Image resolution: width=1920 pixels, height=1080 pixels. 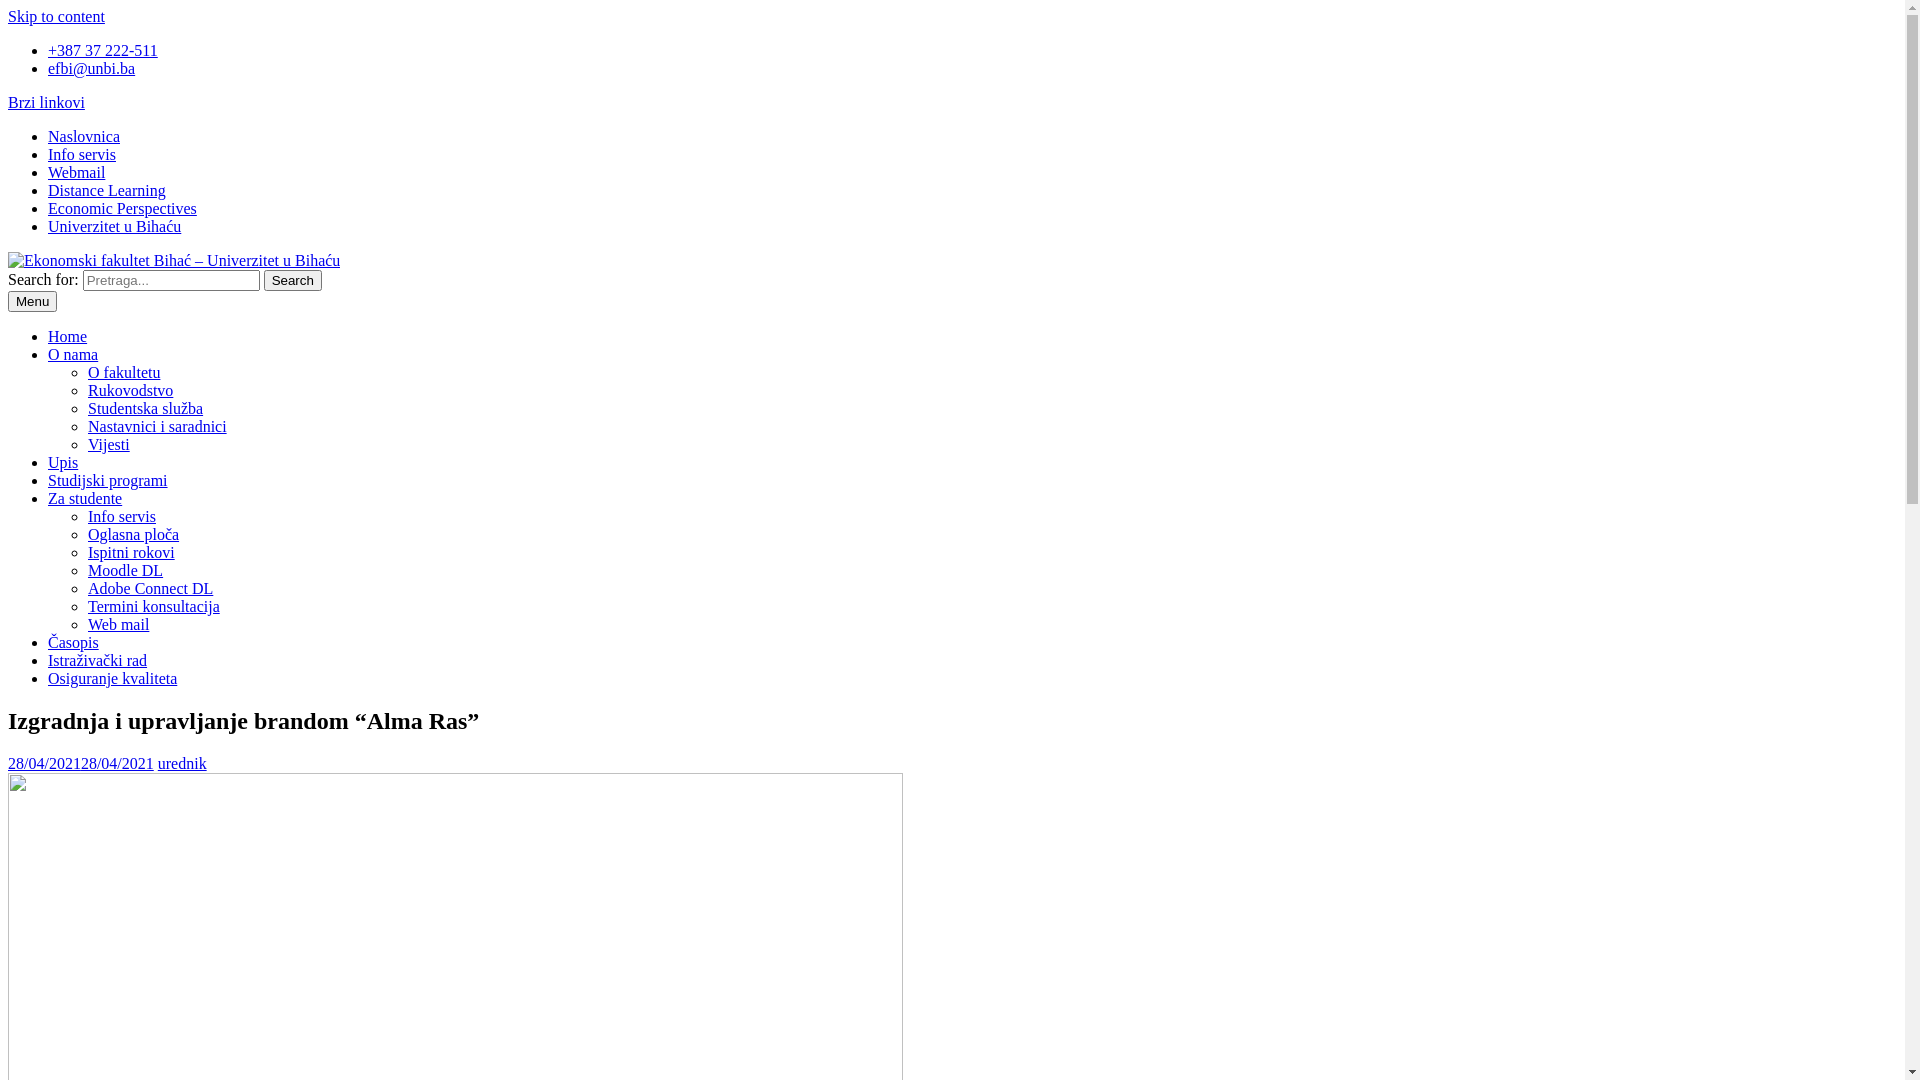 What do you see at coordinates (117, 623) in the screenshot?
I see `'Web mail'` at bounding box center [117, 623].